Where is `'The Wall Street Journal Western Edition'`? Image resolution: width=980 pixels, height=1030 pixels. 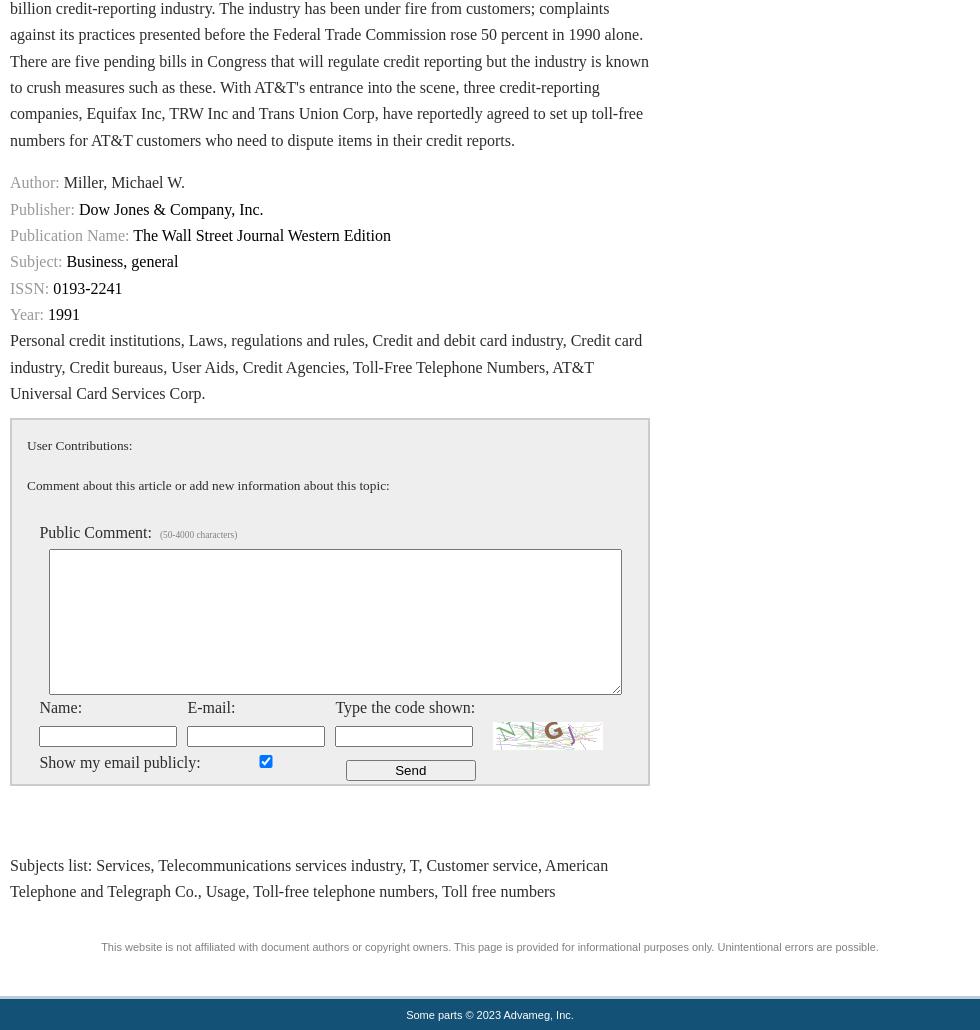
'The Wall Street Journal Western Edition' is located at coordinates (261, 234).